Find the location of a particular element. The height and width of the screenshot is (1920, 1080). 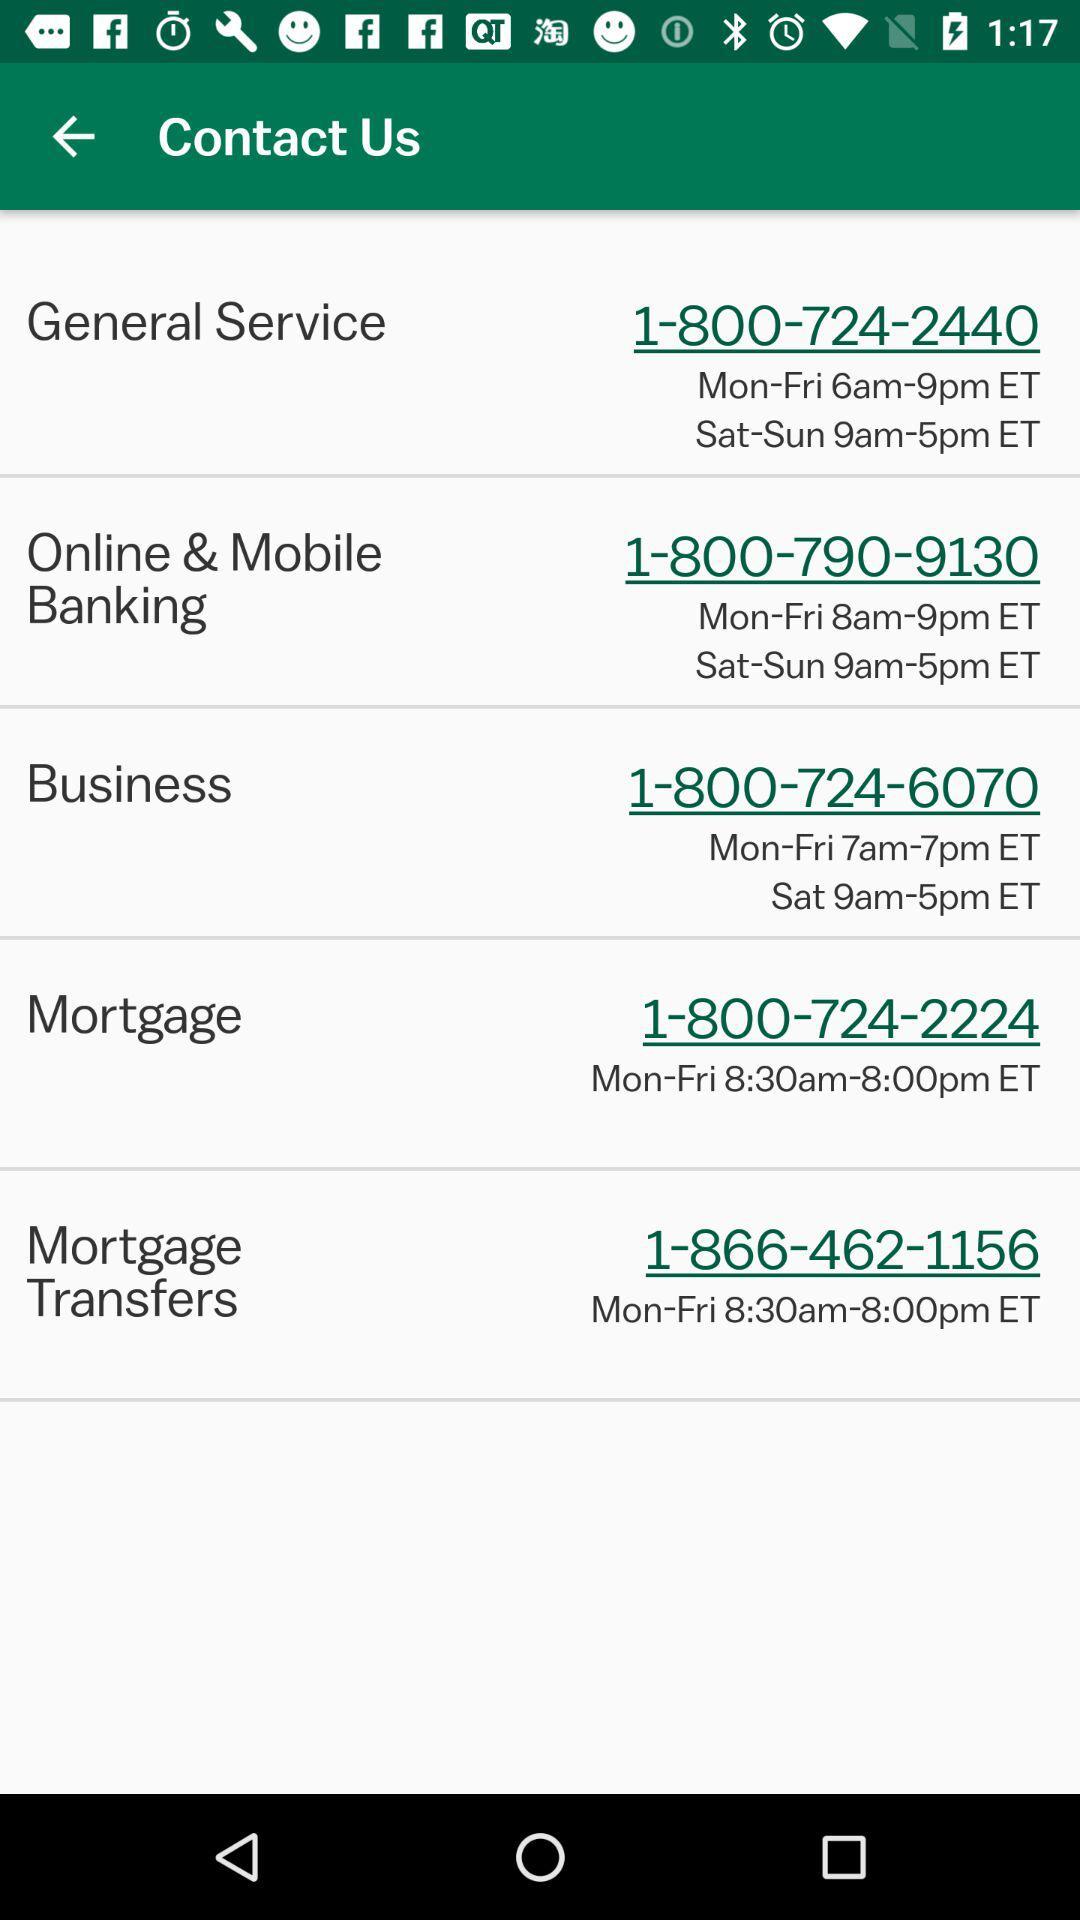

item next to 1 800 724 is located at coordinates (235, 781).